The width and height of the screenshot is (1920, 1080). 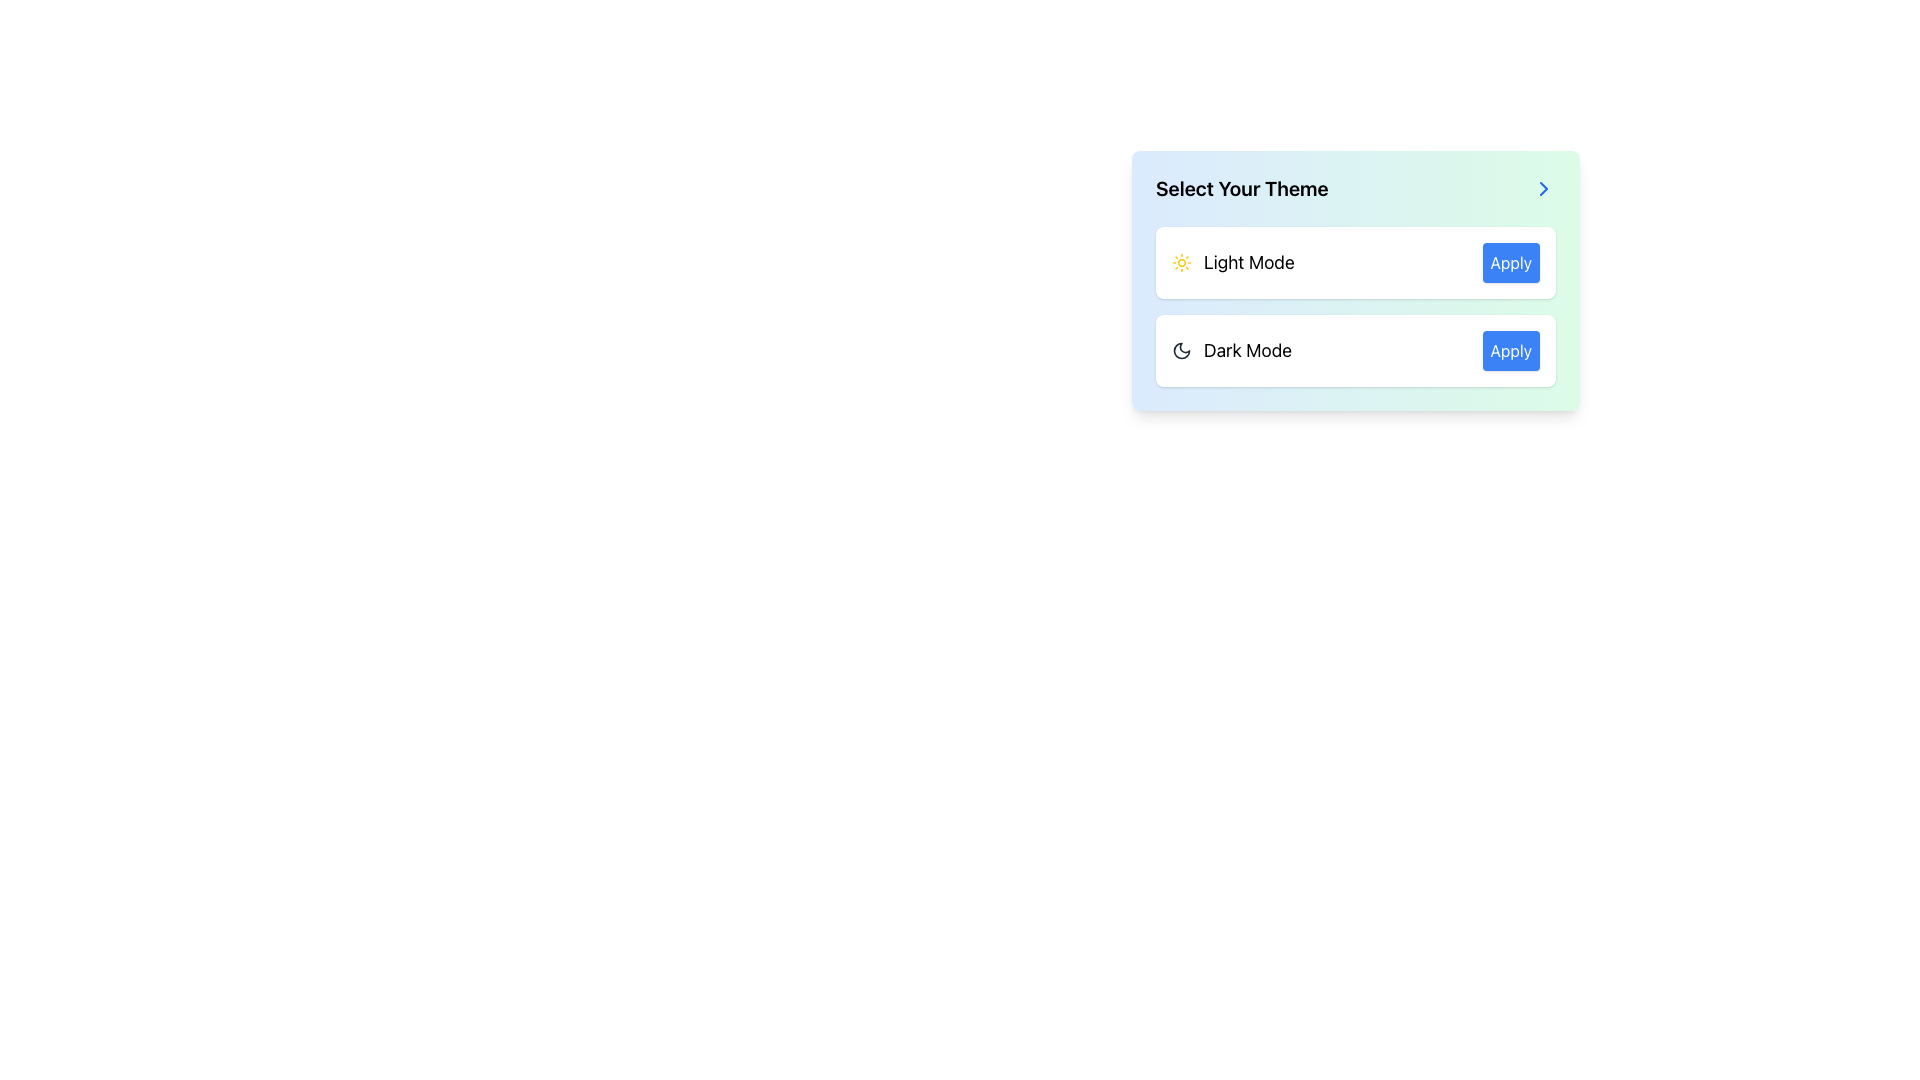 What do you see at coordinates (1181, 350) in the screenshot?
I see `the decorative 'Dark Mode' icon located on the left side of the 'Dark Mode' text, which serves as a visual aid in the interface` at bounding box center [1181, 350].